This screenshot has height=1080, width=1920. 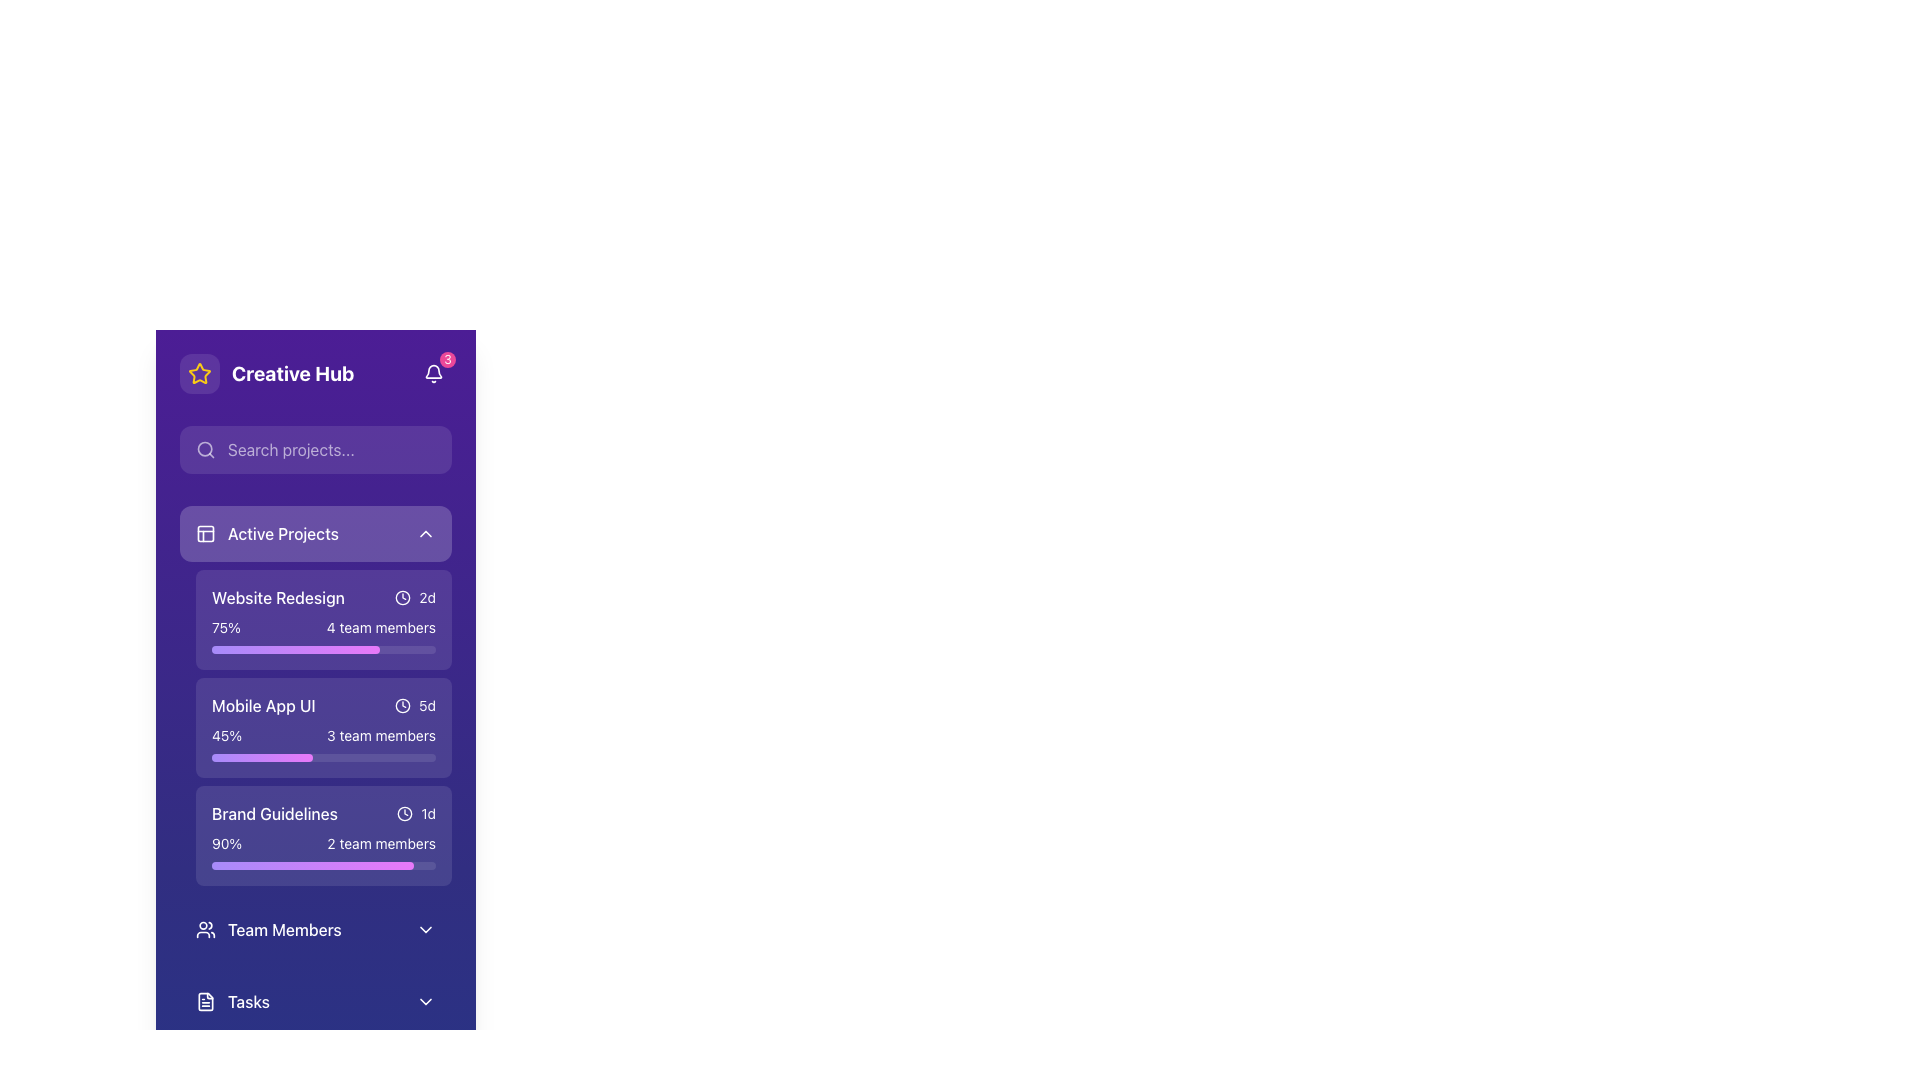 I want to click on the clock icon located to the right of the 'Website Redesign' label and before the '2d' text display, so click(x=402, y=596).